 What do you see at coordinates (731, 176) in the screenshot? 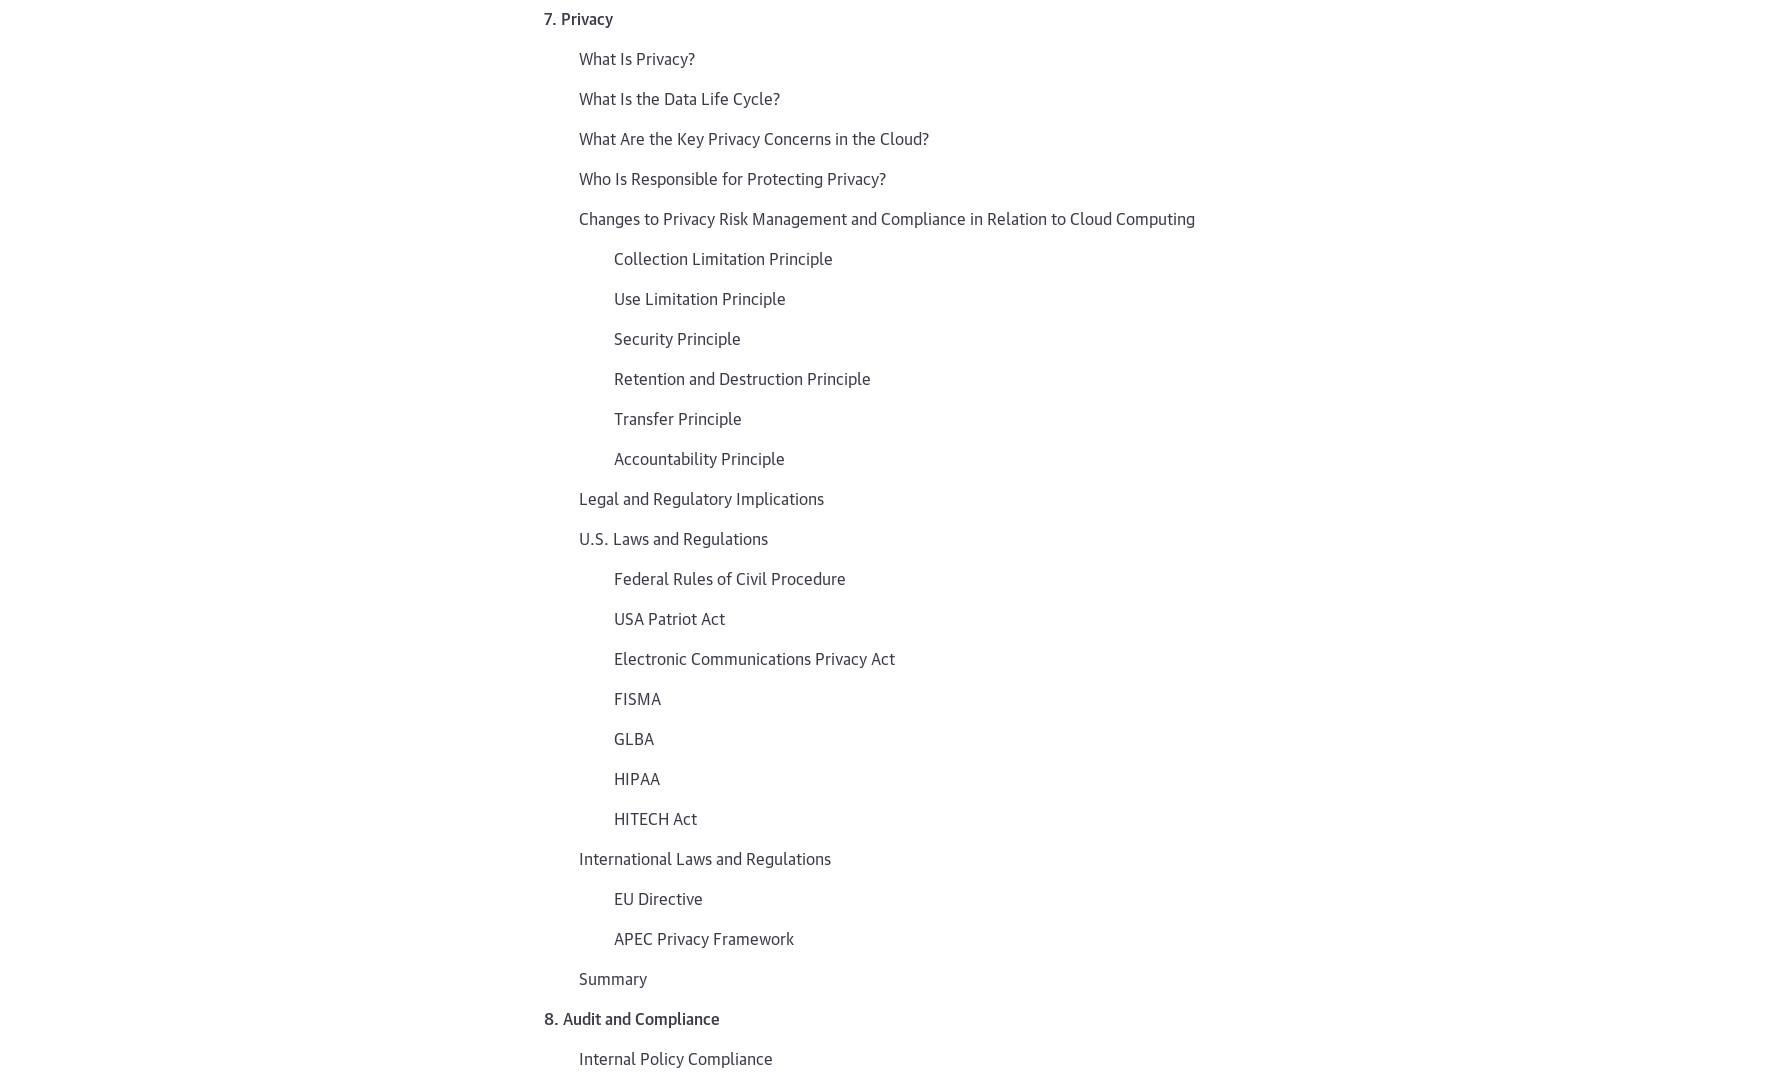
I see `'Who Is Responsible for Protecting Privacy?'` at bounding box center [731, 176].